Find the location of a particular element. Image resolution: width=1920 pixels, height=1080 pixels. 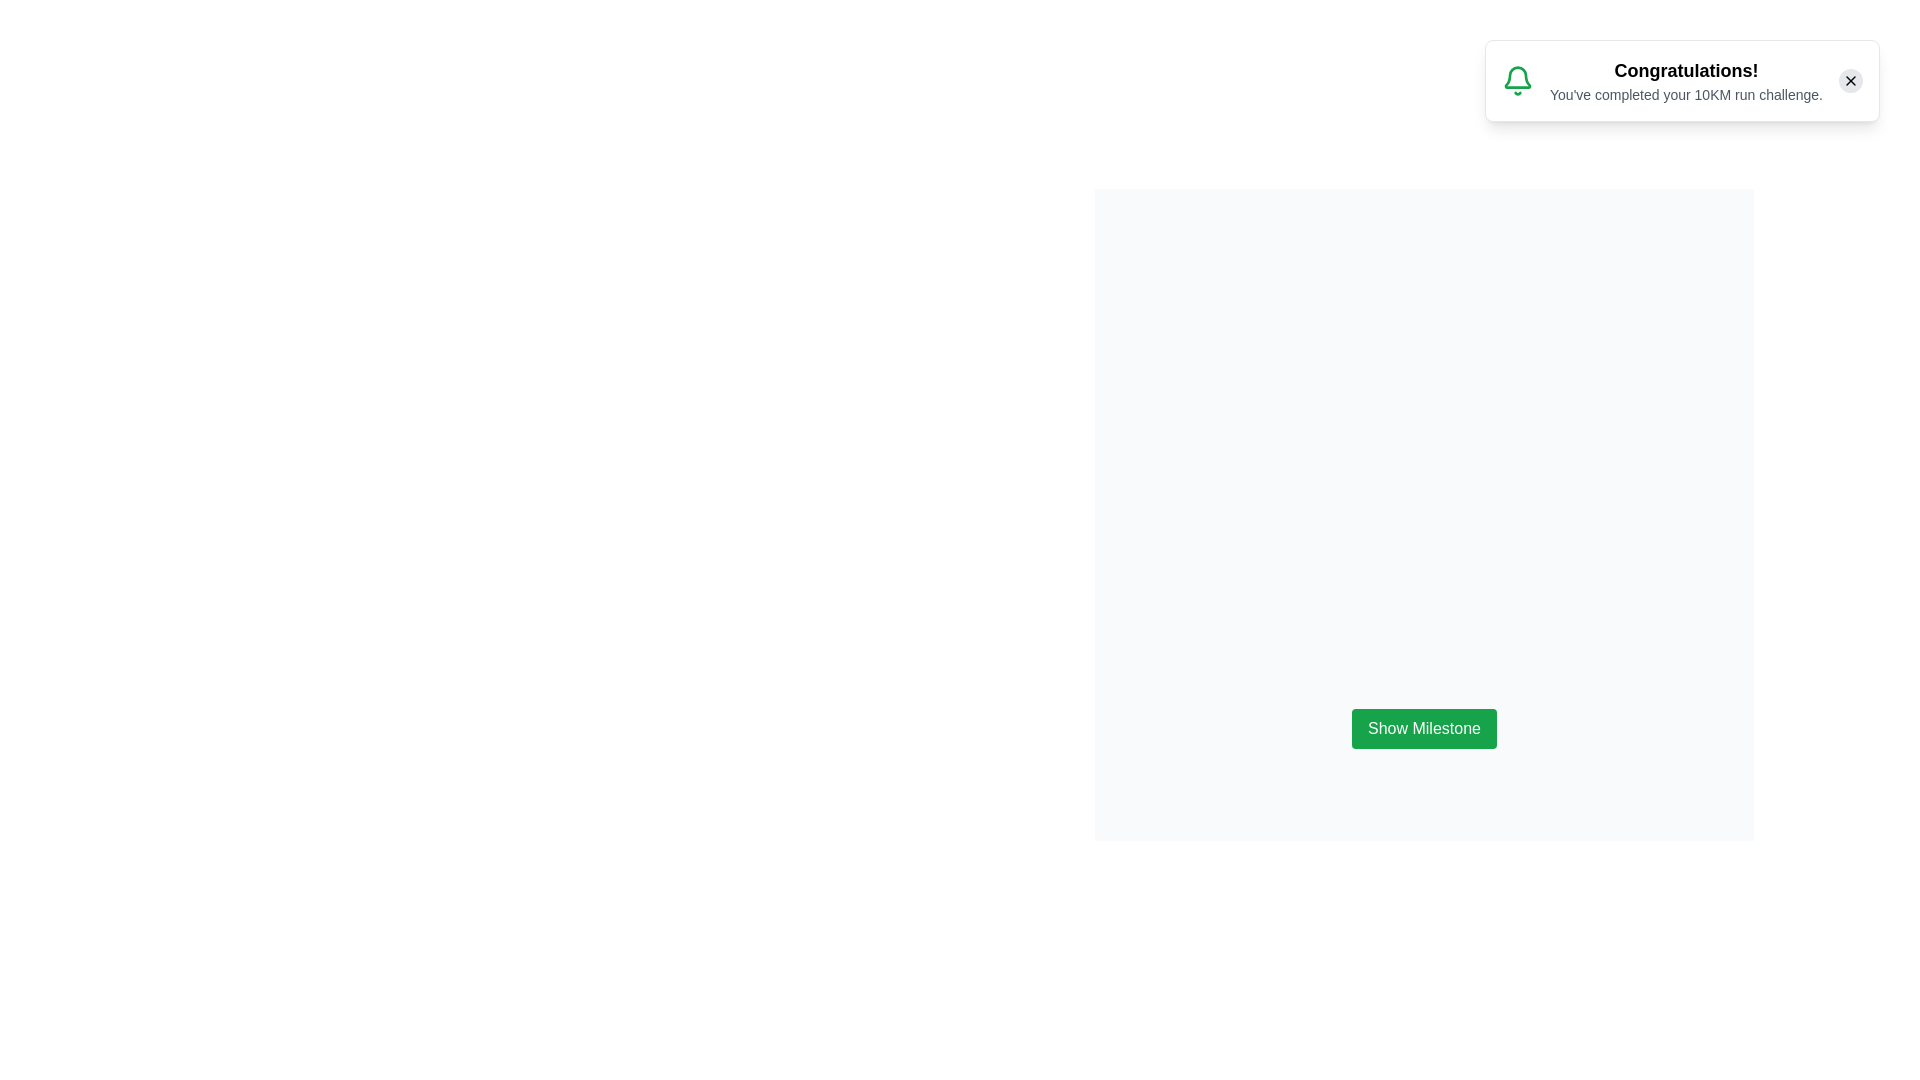

the close button of the notification is located at coordinates (1850, 80).